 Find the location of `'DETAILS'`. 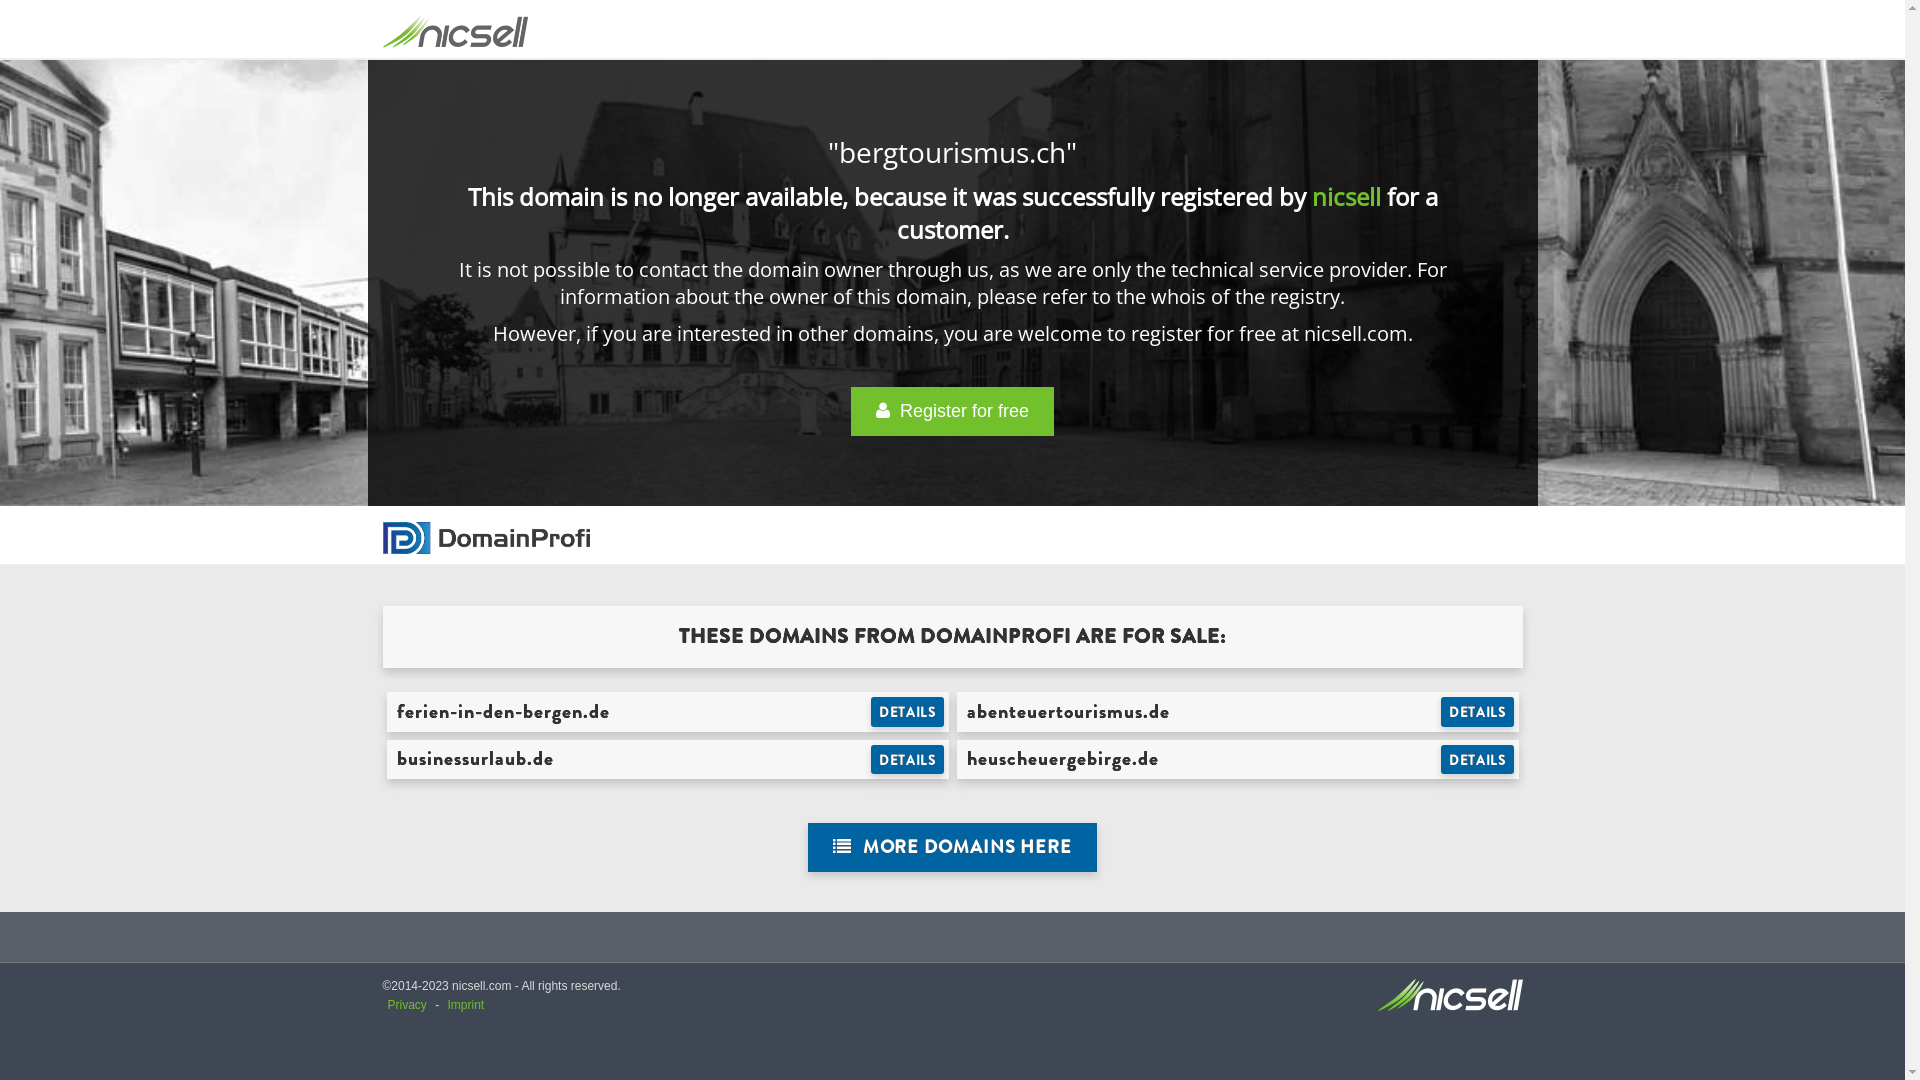

'DETAILS' is located at coordinates (1477, 759).